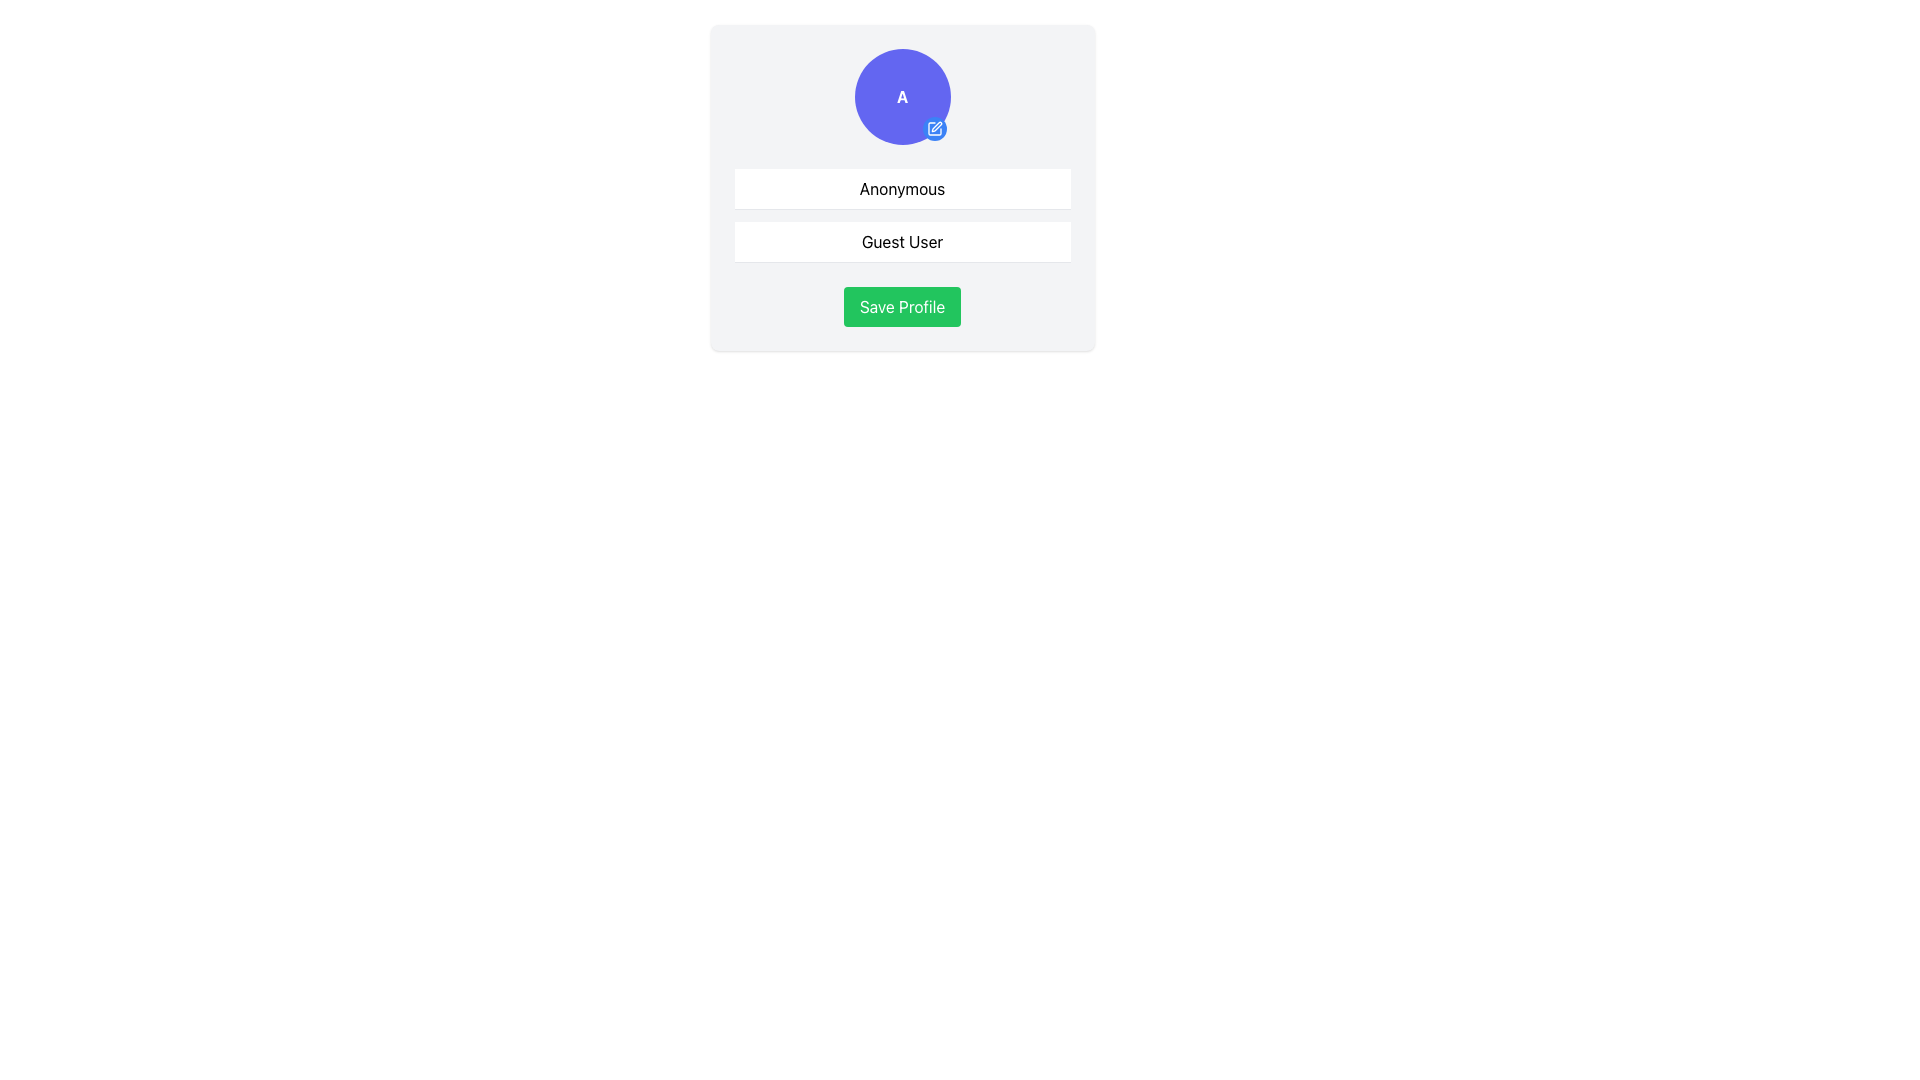 The height and width of the screenshot is (1080, 1920). I want to click on the edit button located at the bottom-right corner of the circular avatar component labeled 'A', so click(933, 128).